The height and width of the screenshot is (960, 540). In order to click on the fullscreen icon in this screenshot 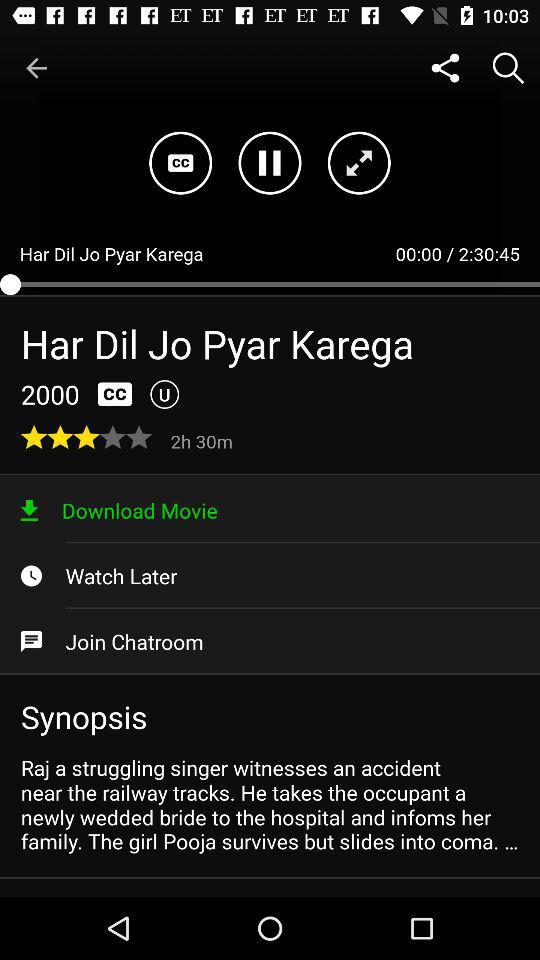, I will do `click(358, 162)`.